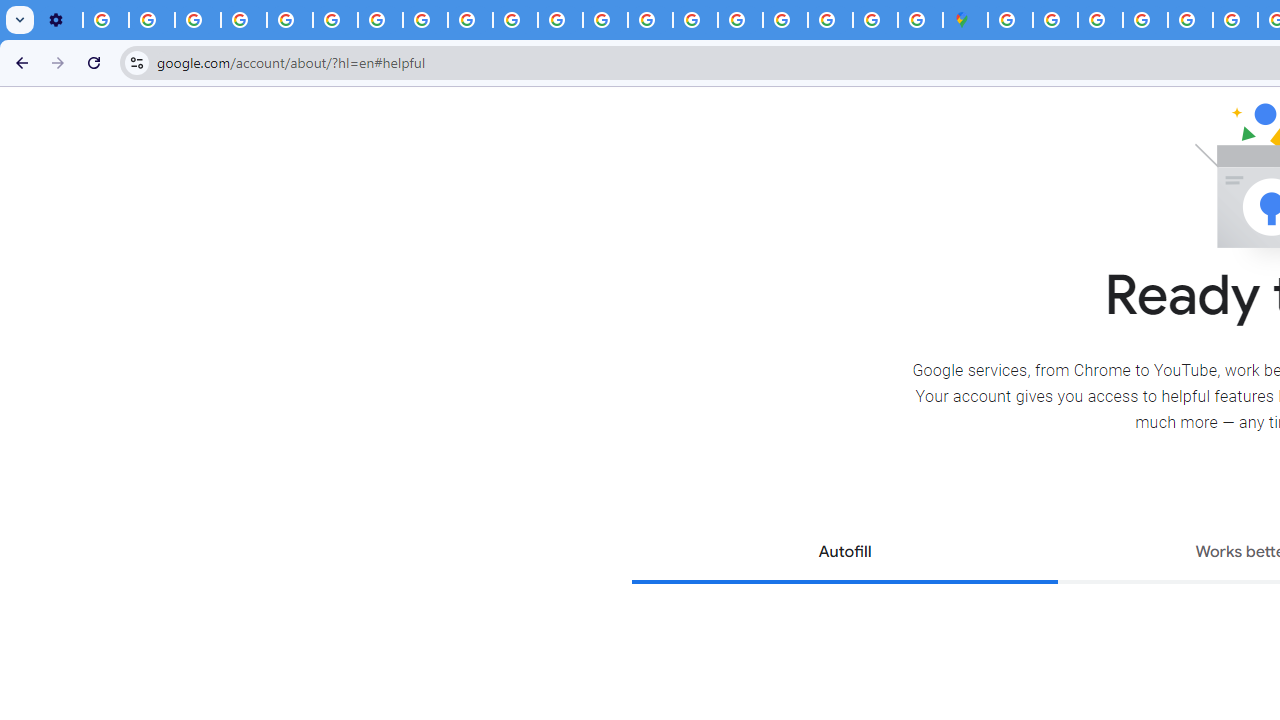  What do you see at coordinates (60, 20) in the screenshot?
I see `'Settings - Customize profile'` at bounding box center [60, 20].